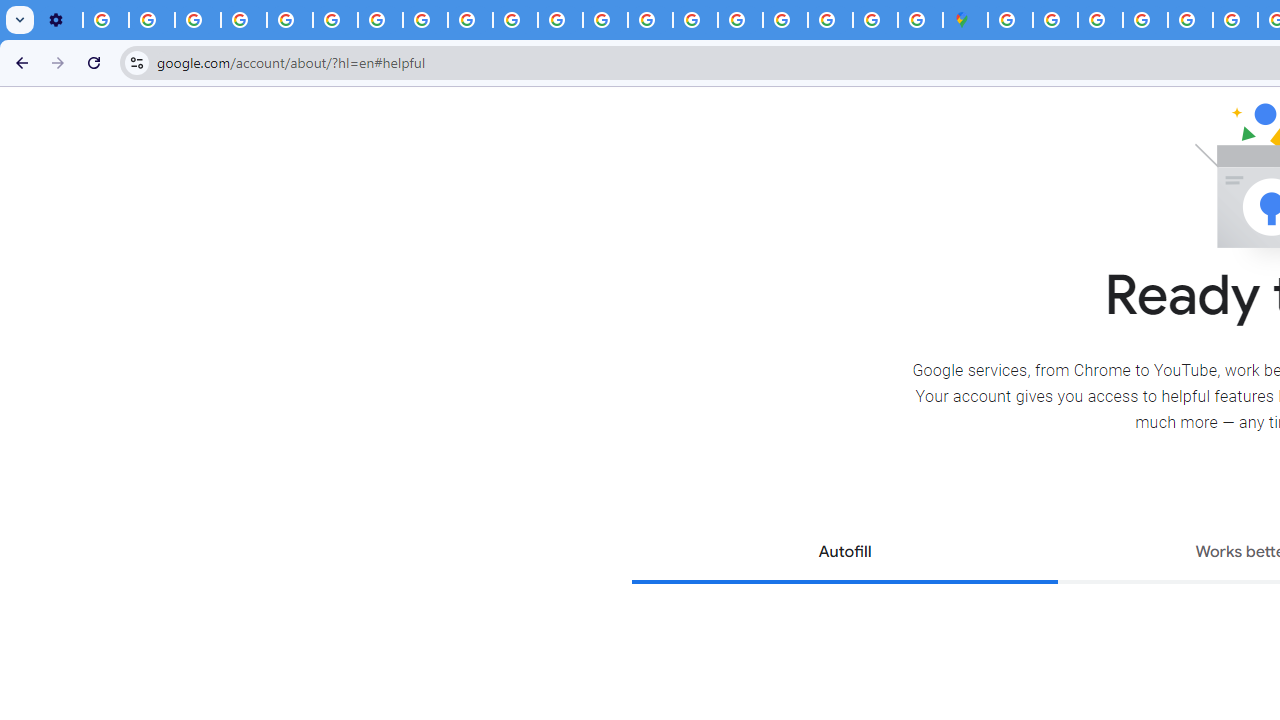  What do you see at coordinates (60, 20) in the screenshot?
I see `'Settings - Customize profile'` at bounding box center [60, 20].